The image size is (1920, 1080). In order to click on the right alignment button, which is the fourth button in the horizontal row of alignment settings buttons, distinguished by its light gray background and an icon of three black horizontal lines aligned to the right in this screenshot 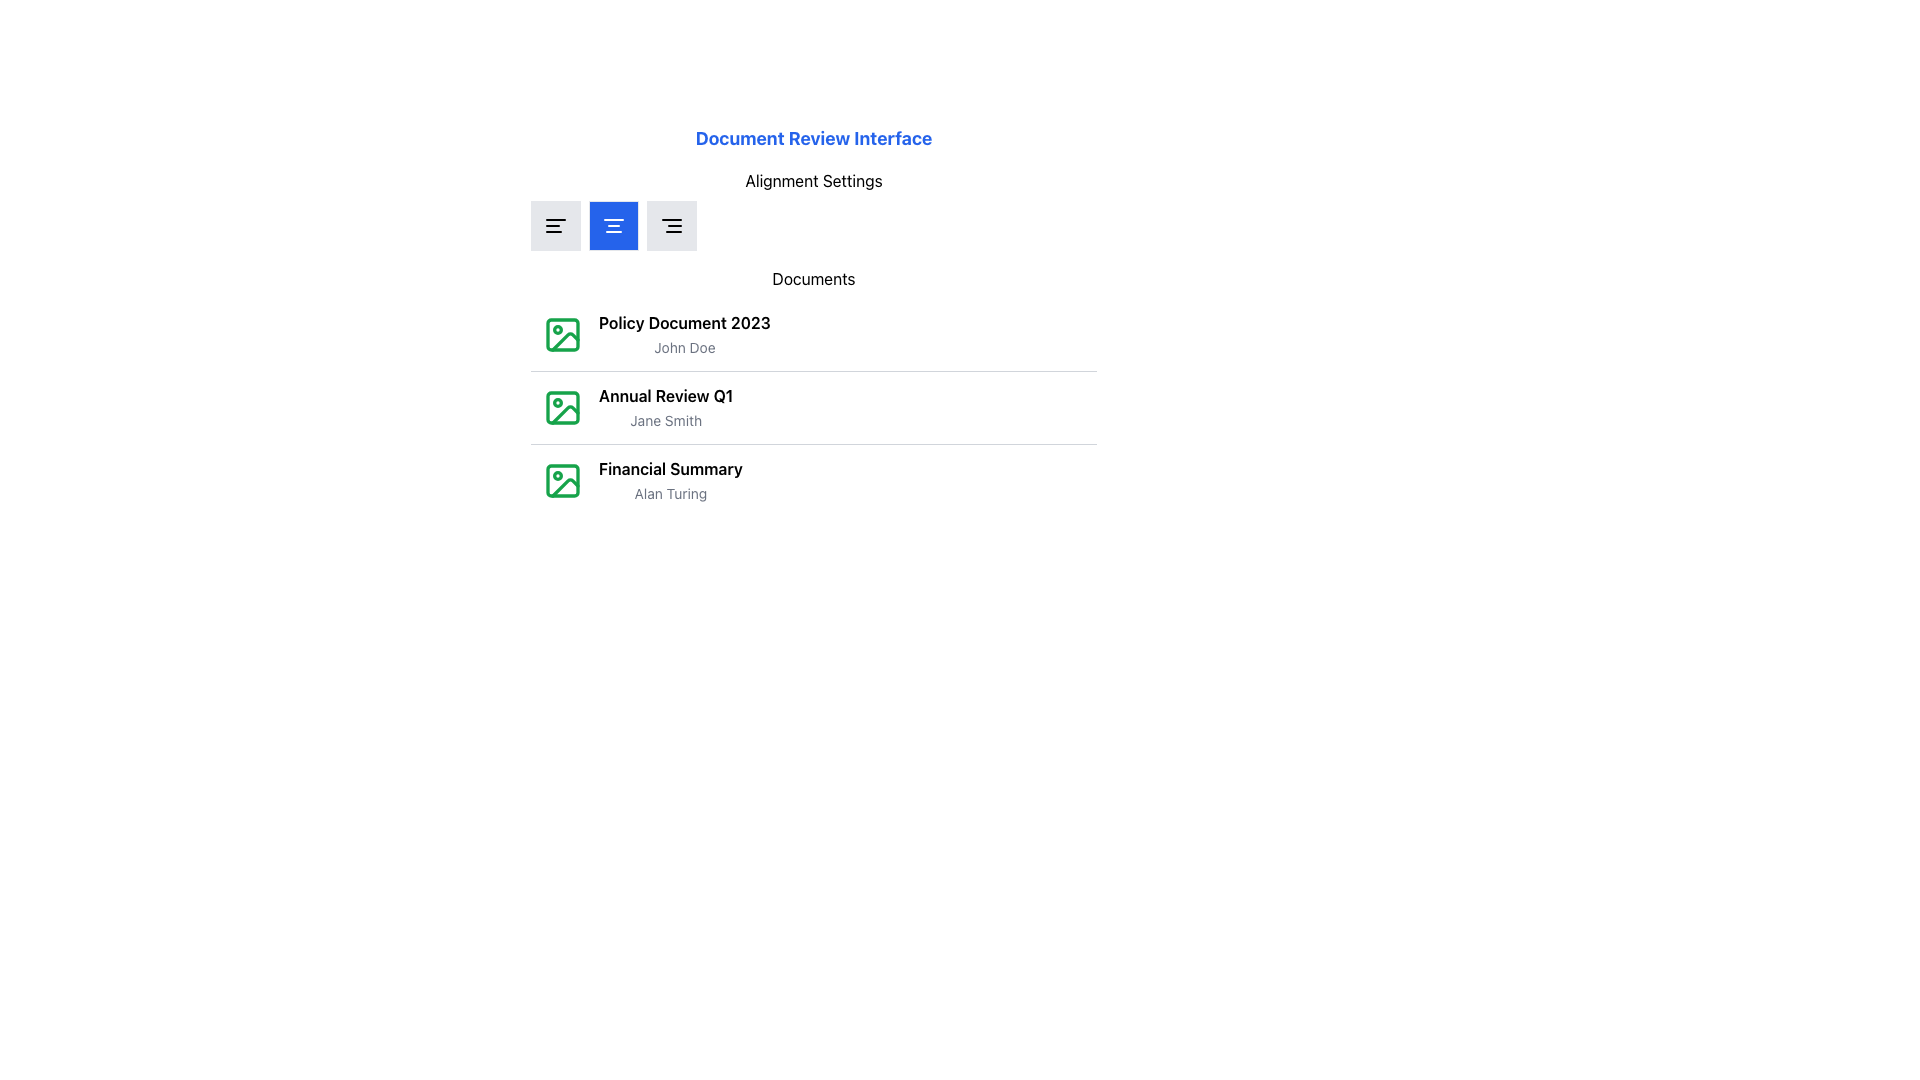, I will do `click(672, 225)`.